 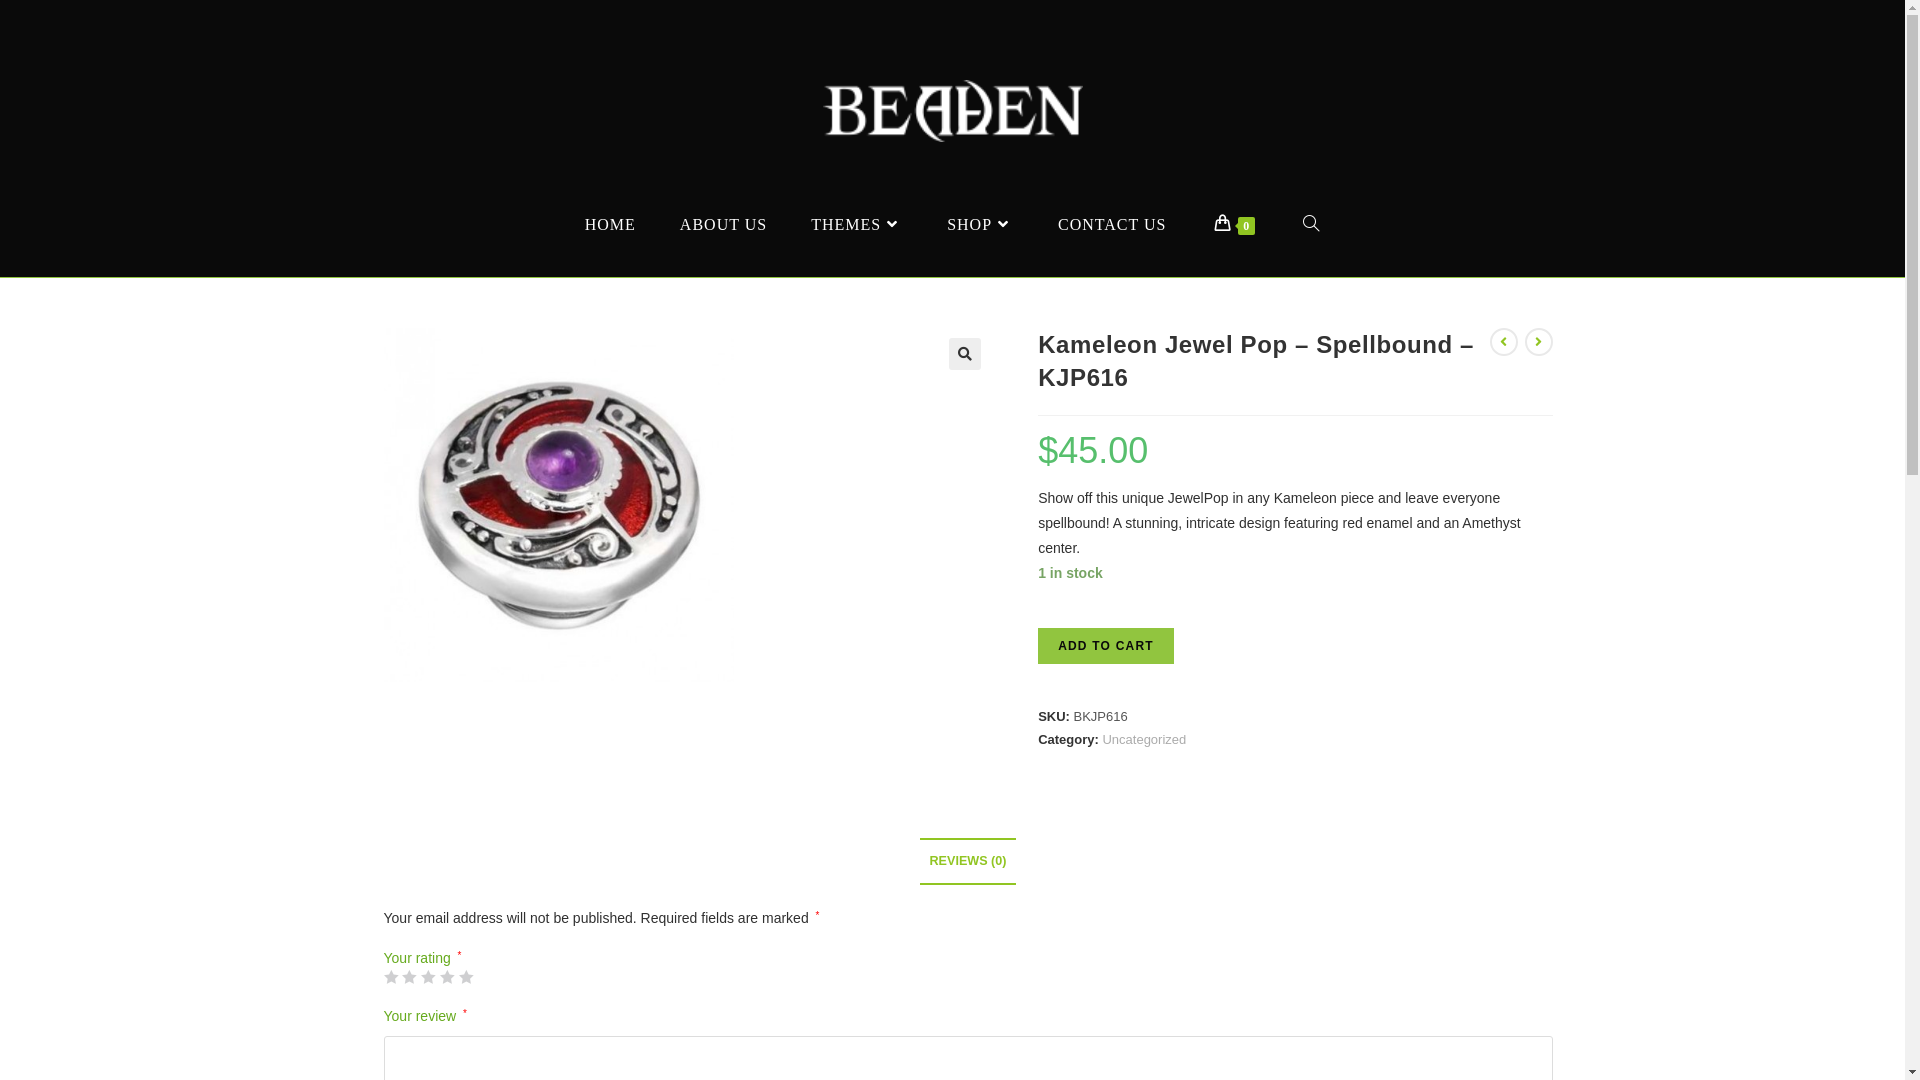 What do you see at coordinates (426, 975) in the screenshot?
I see `'3'` at bounding box center [426, 975].